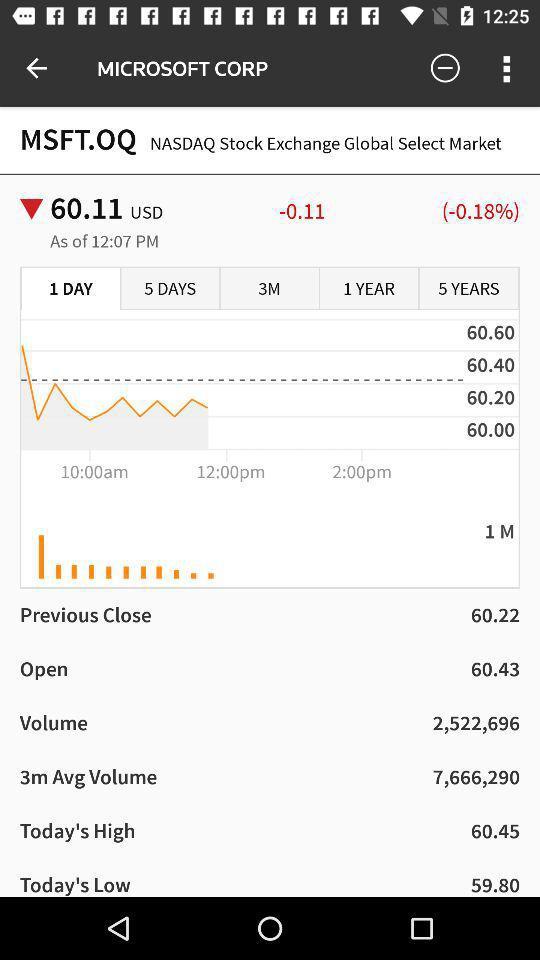  I want to click on item next to microsoft corp item, so click(36, 68).